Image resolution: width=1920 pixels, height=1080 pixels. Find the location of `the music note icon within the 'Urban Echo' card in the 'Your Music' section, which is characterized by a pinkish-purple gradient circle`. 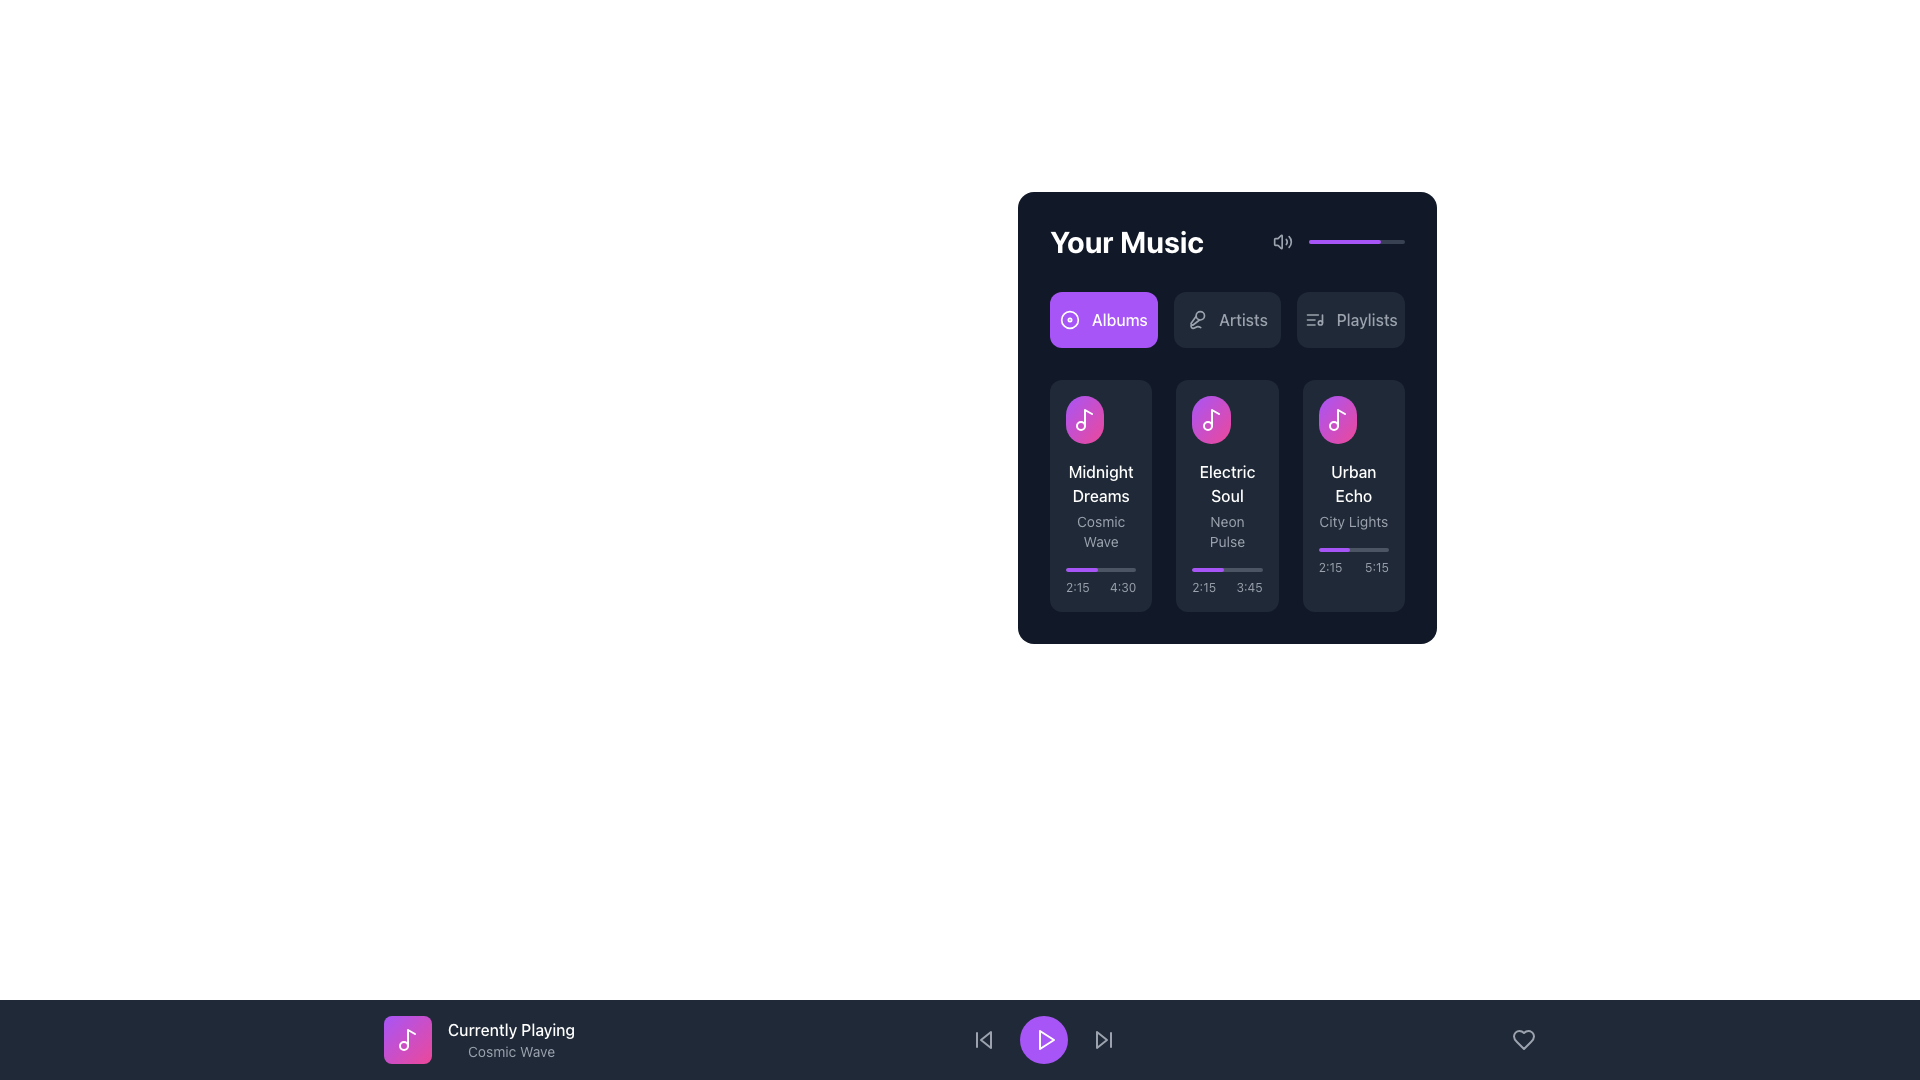

the music note icon within the 'Urban Echo' card in the 'Your Music' section, which is characterized by a pinkish-purple gradient circle is located at coordinates (1337, 419).